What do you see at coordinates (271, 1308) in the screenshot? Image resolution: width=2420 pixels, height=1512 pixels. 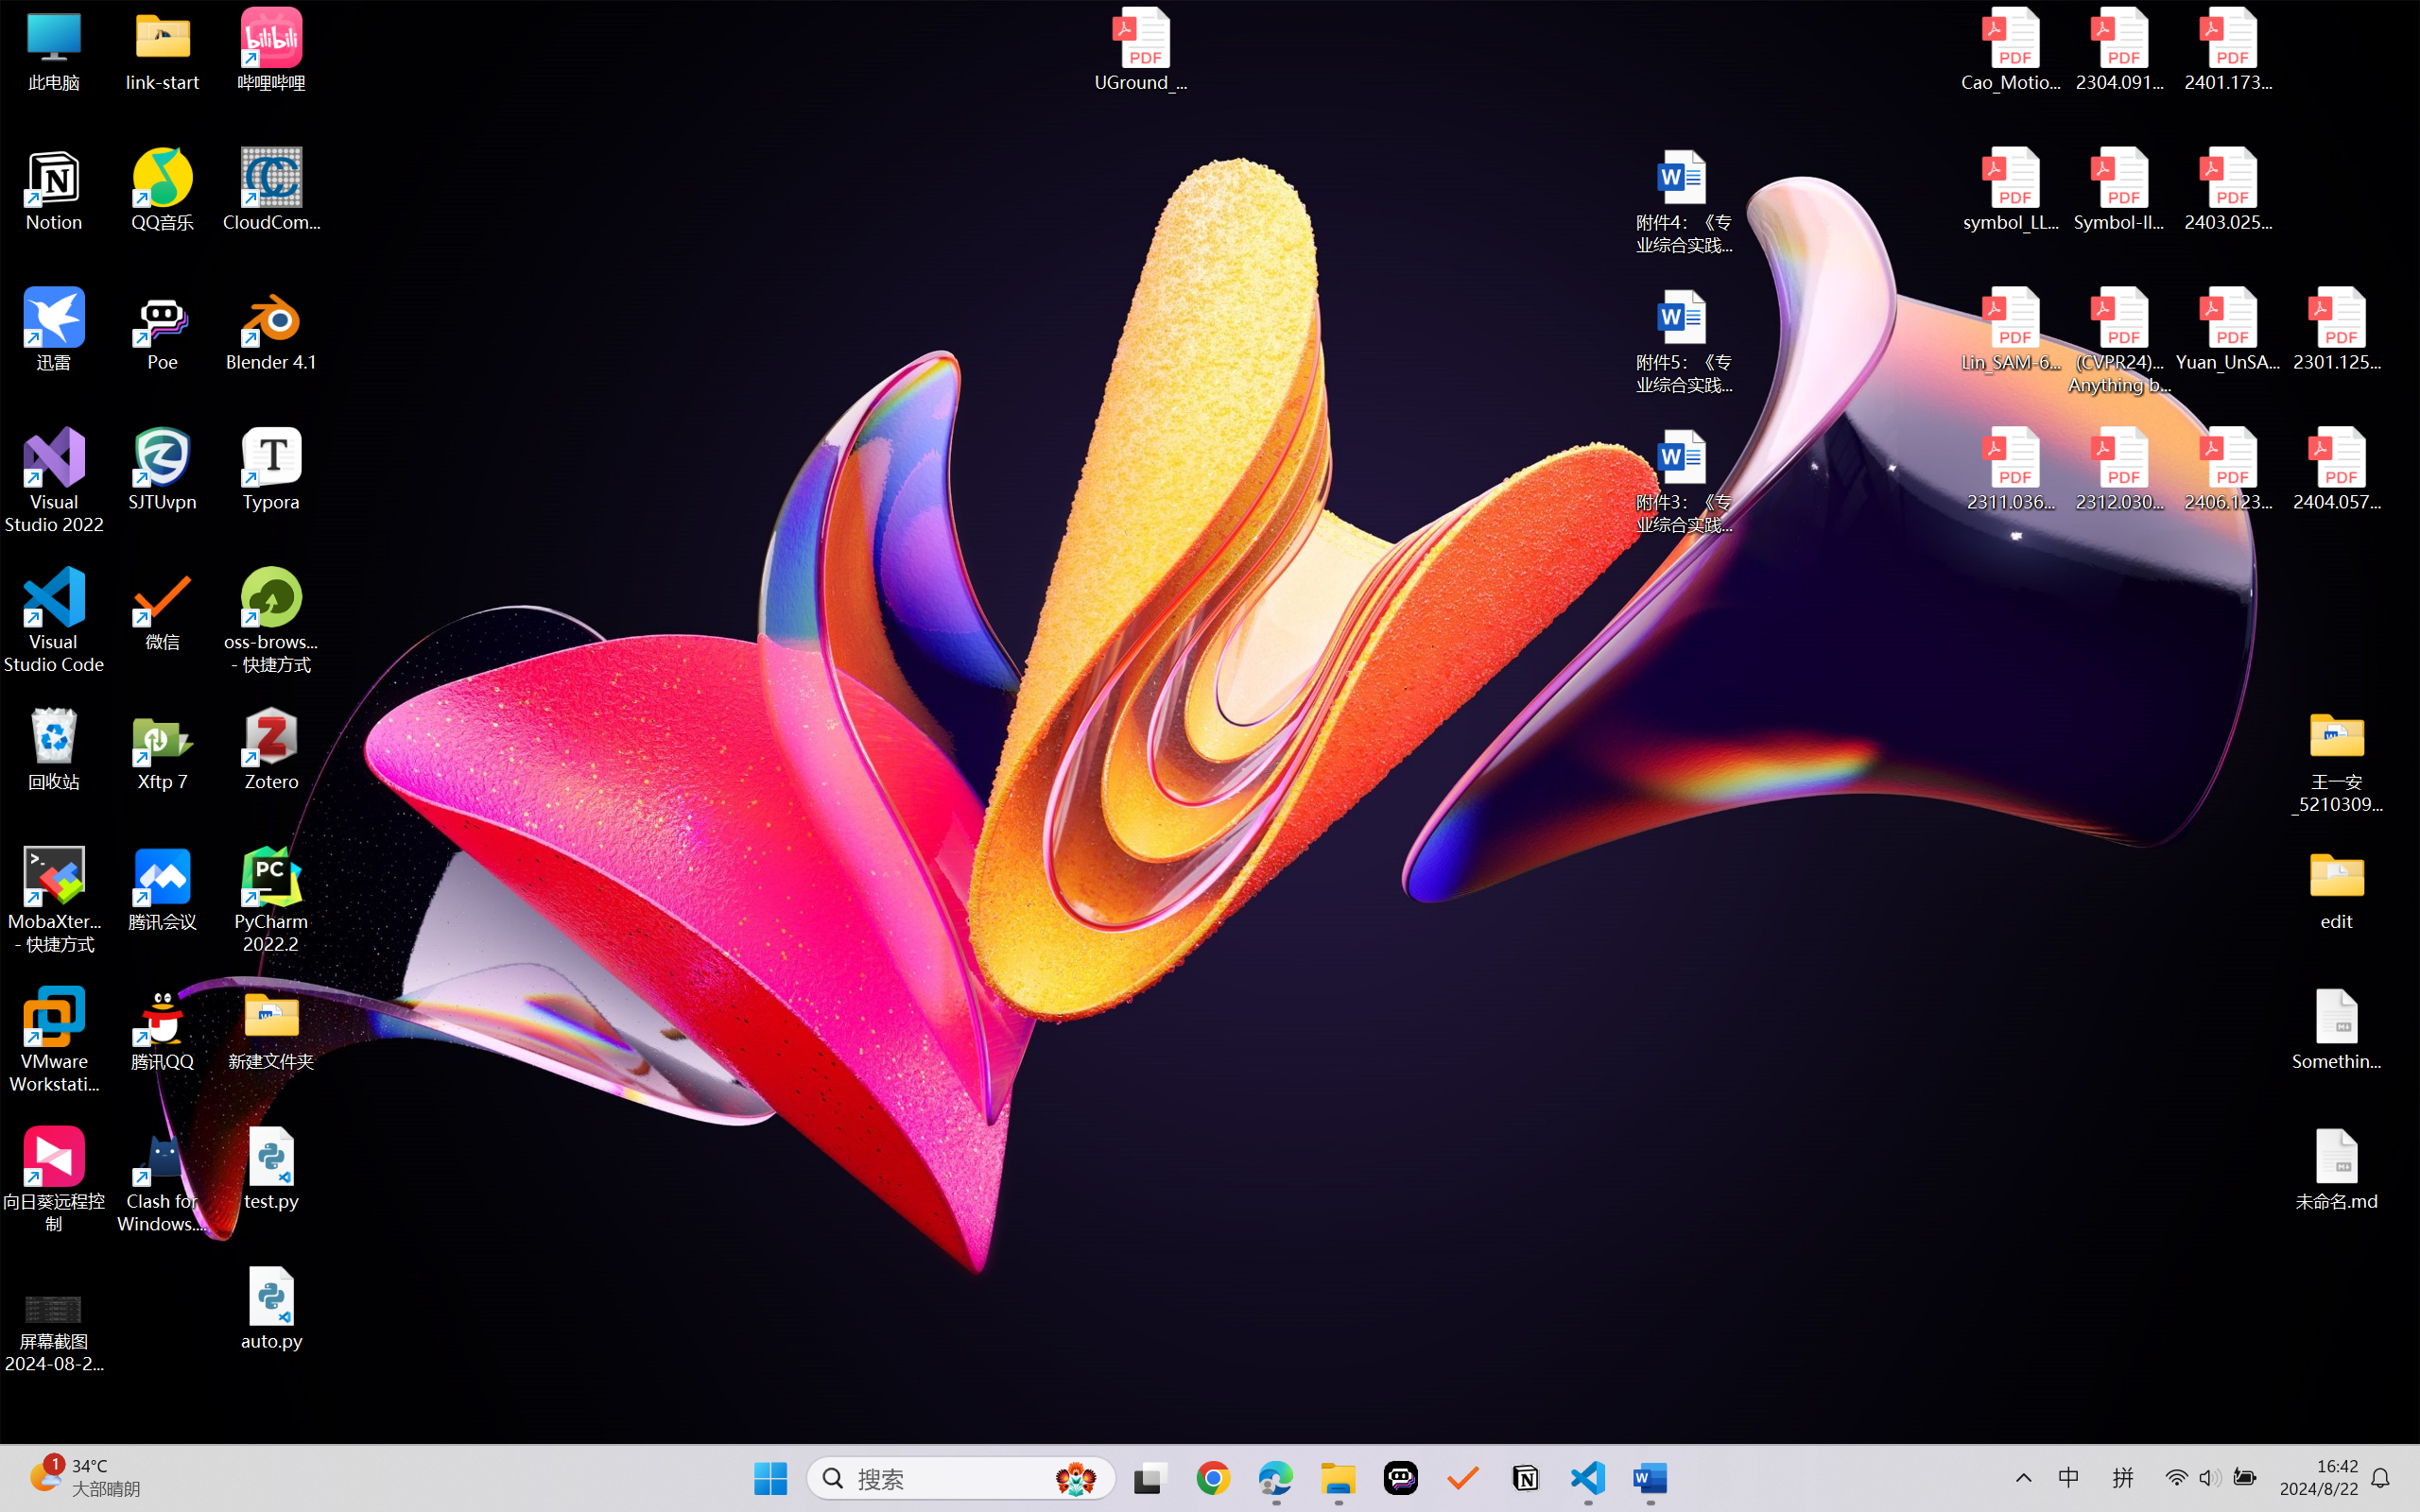 I see `'auto.py'` at bounding box center [271, 1308].